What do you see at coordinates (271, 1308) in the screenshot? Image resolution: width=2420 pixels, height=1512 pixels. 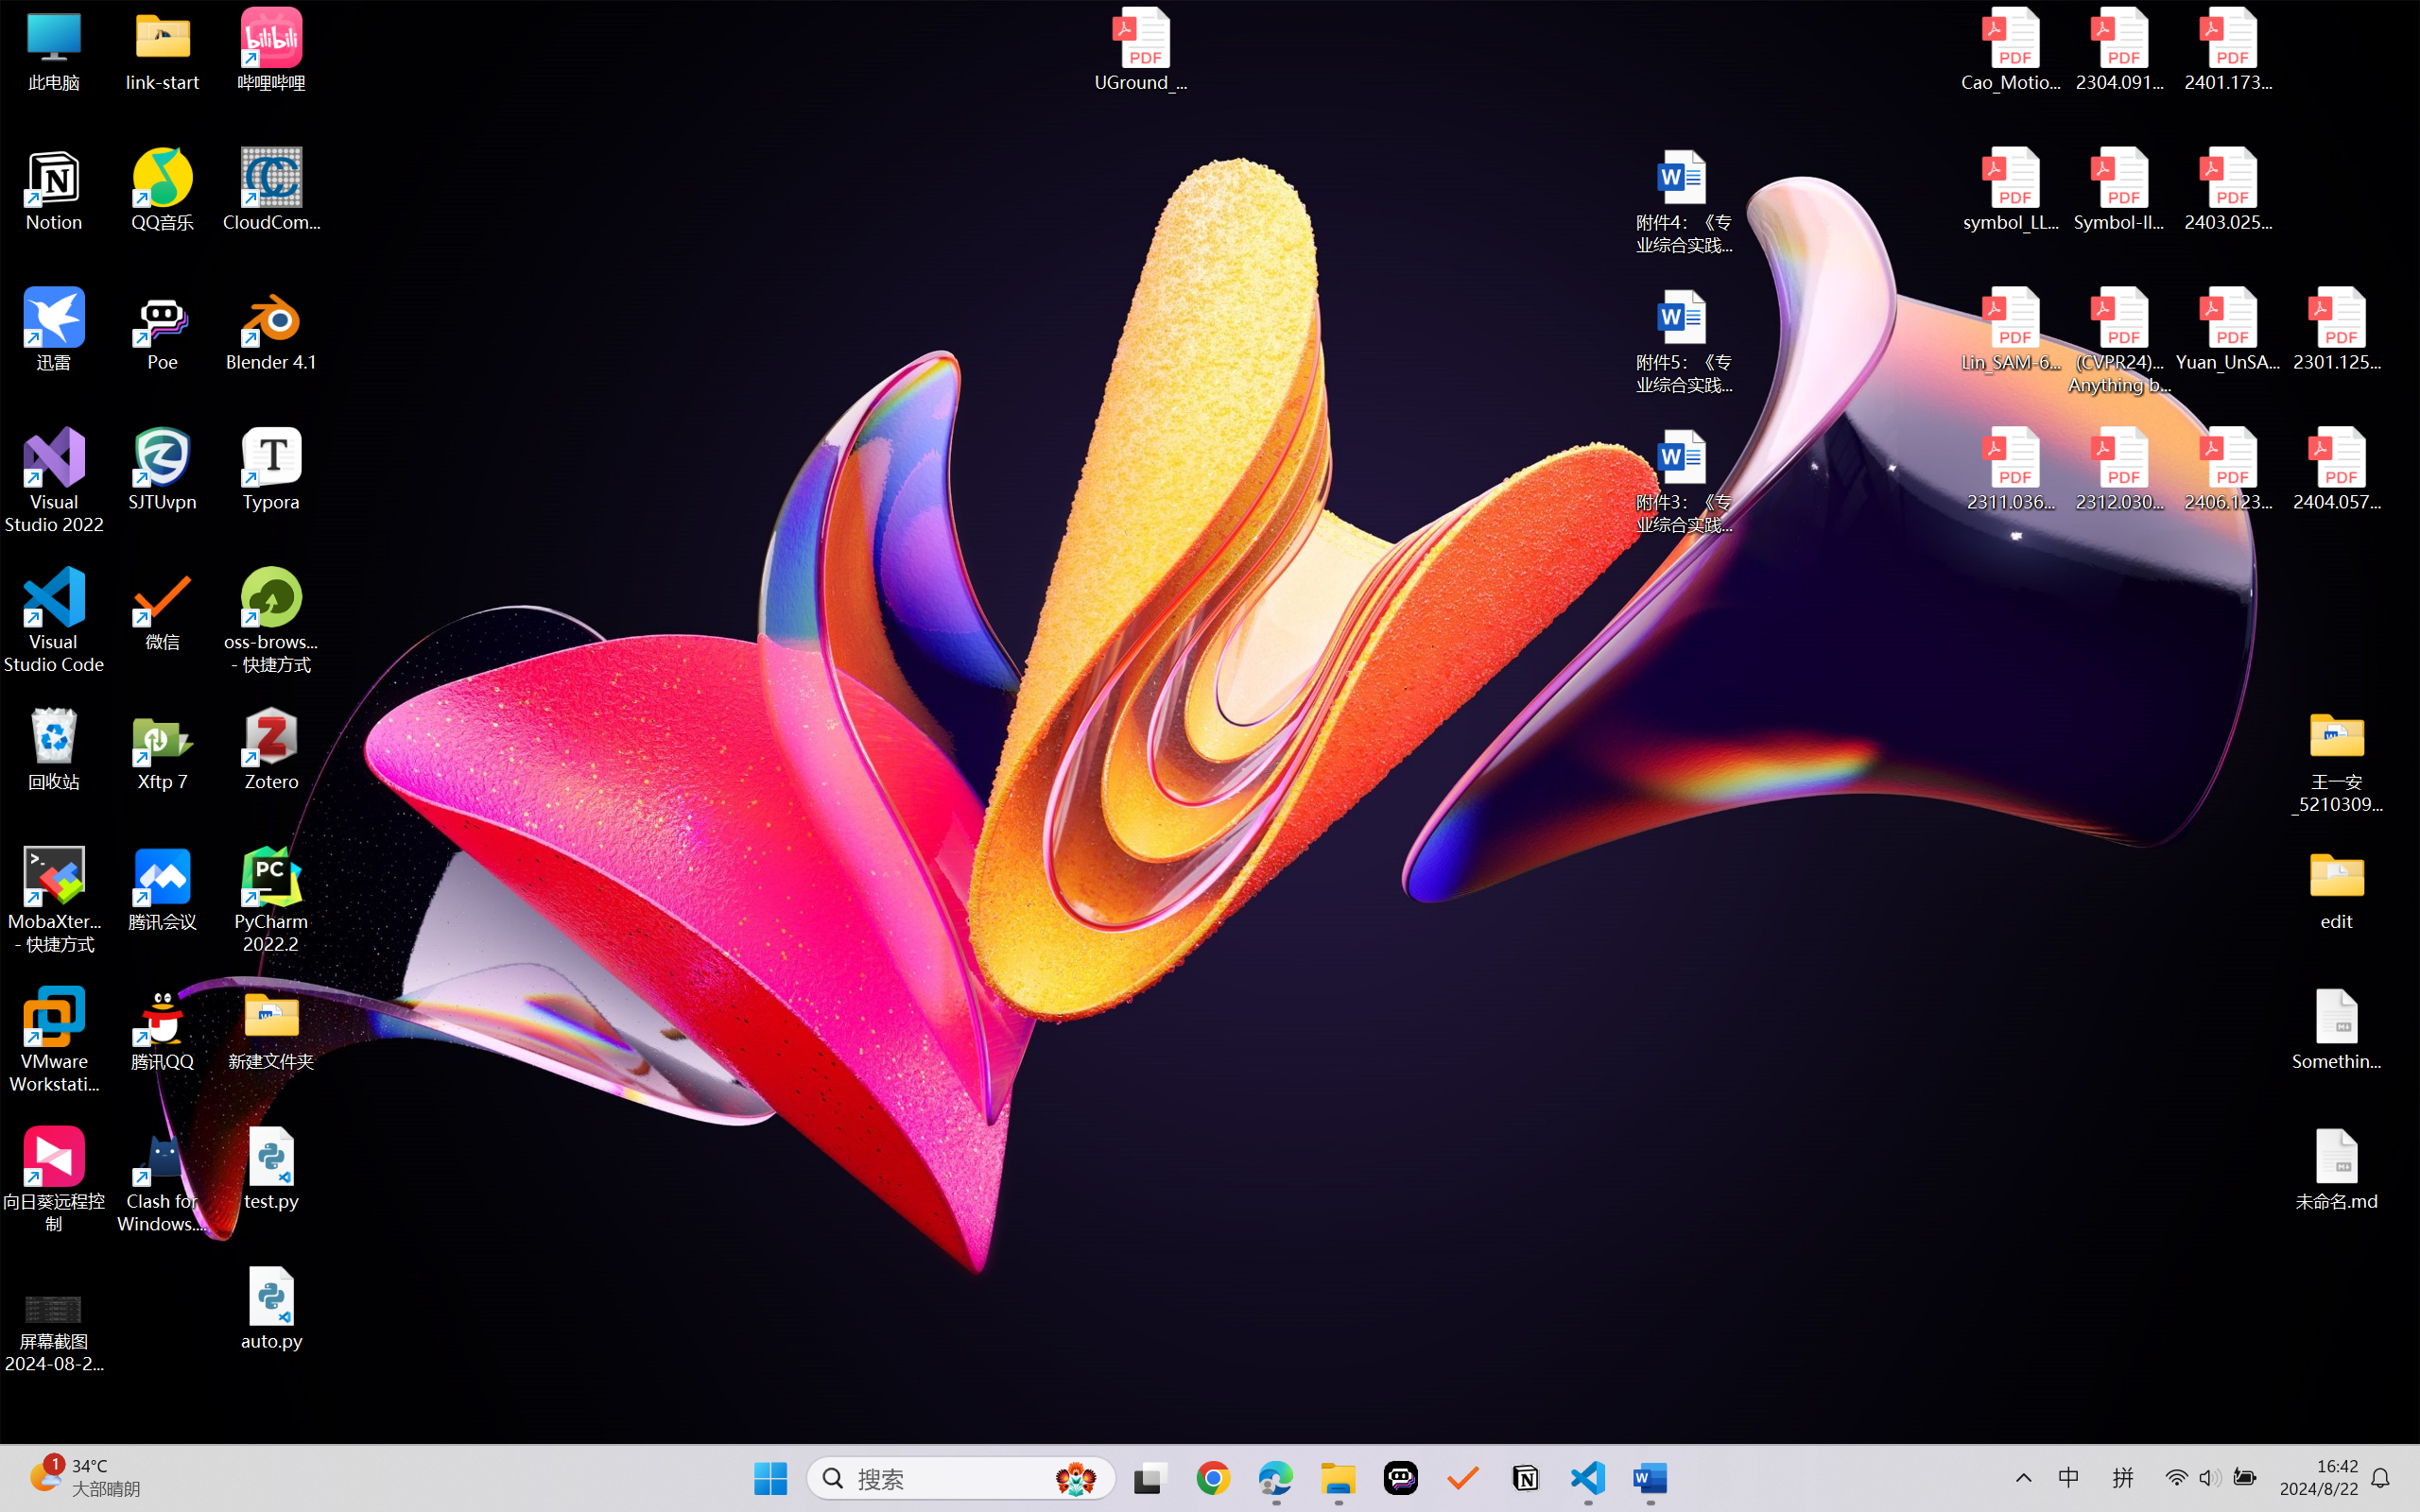 I see `'auto.py'` at bounding box center [271, 1308].